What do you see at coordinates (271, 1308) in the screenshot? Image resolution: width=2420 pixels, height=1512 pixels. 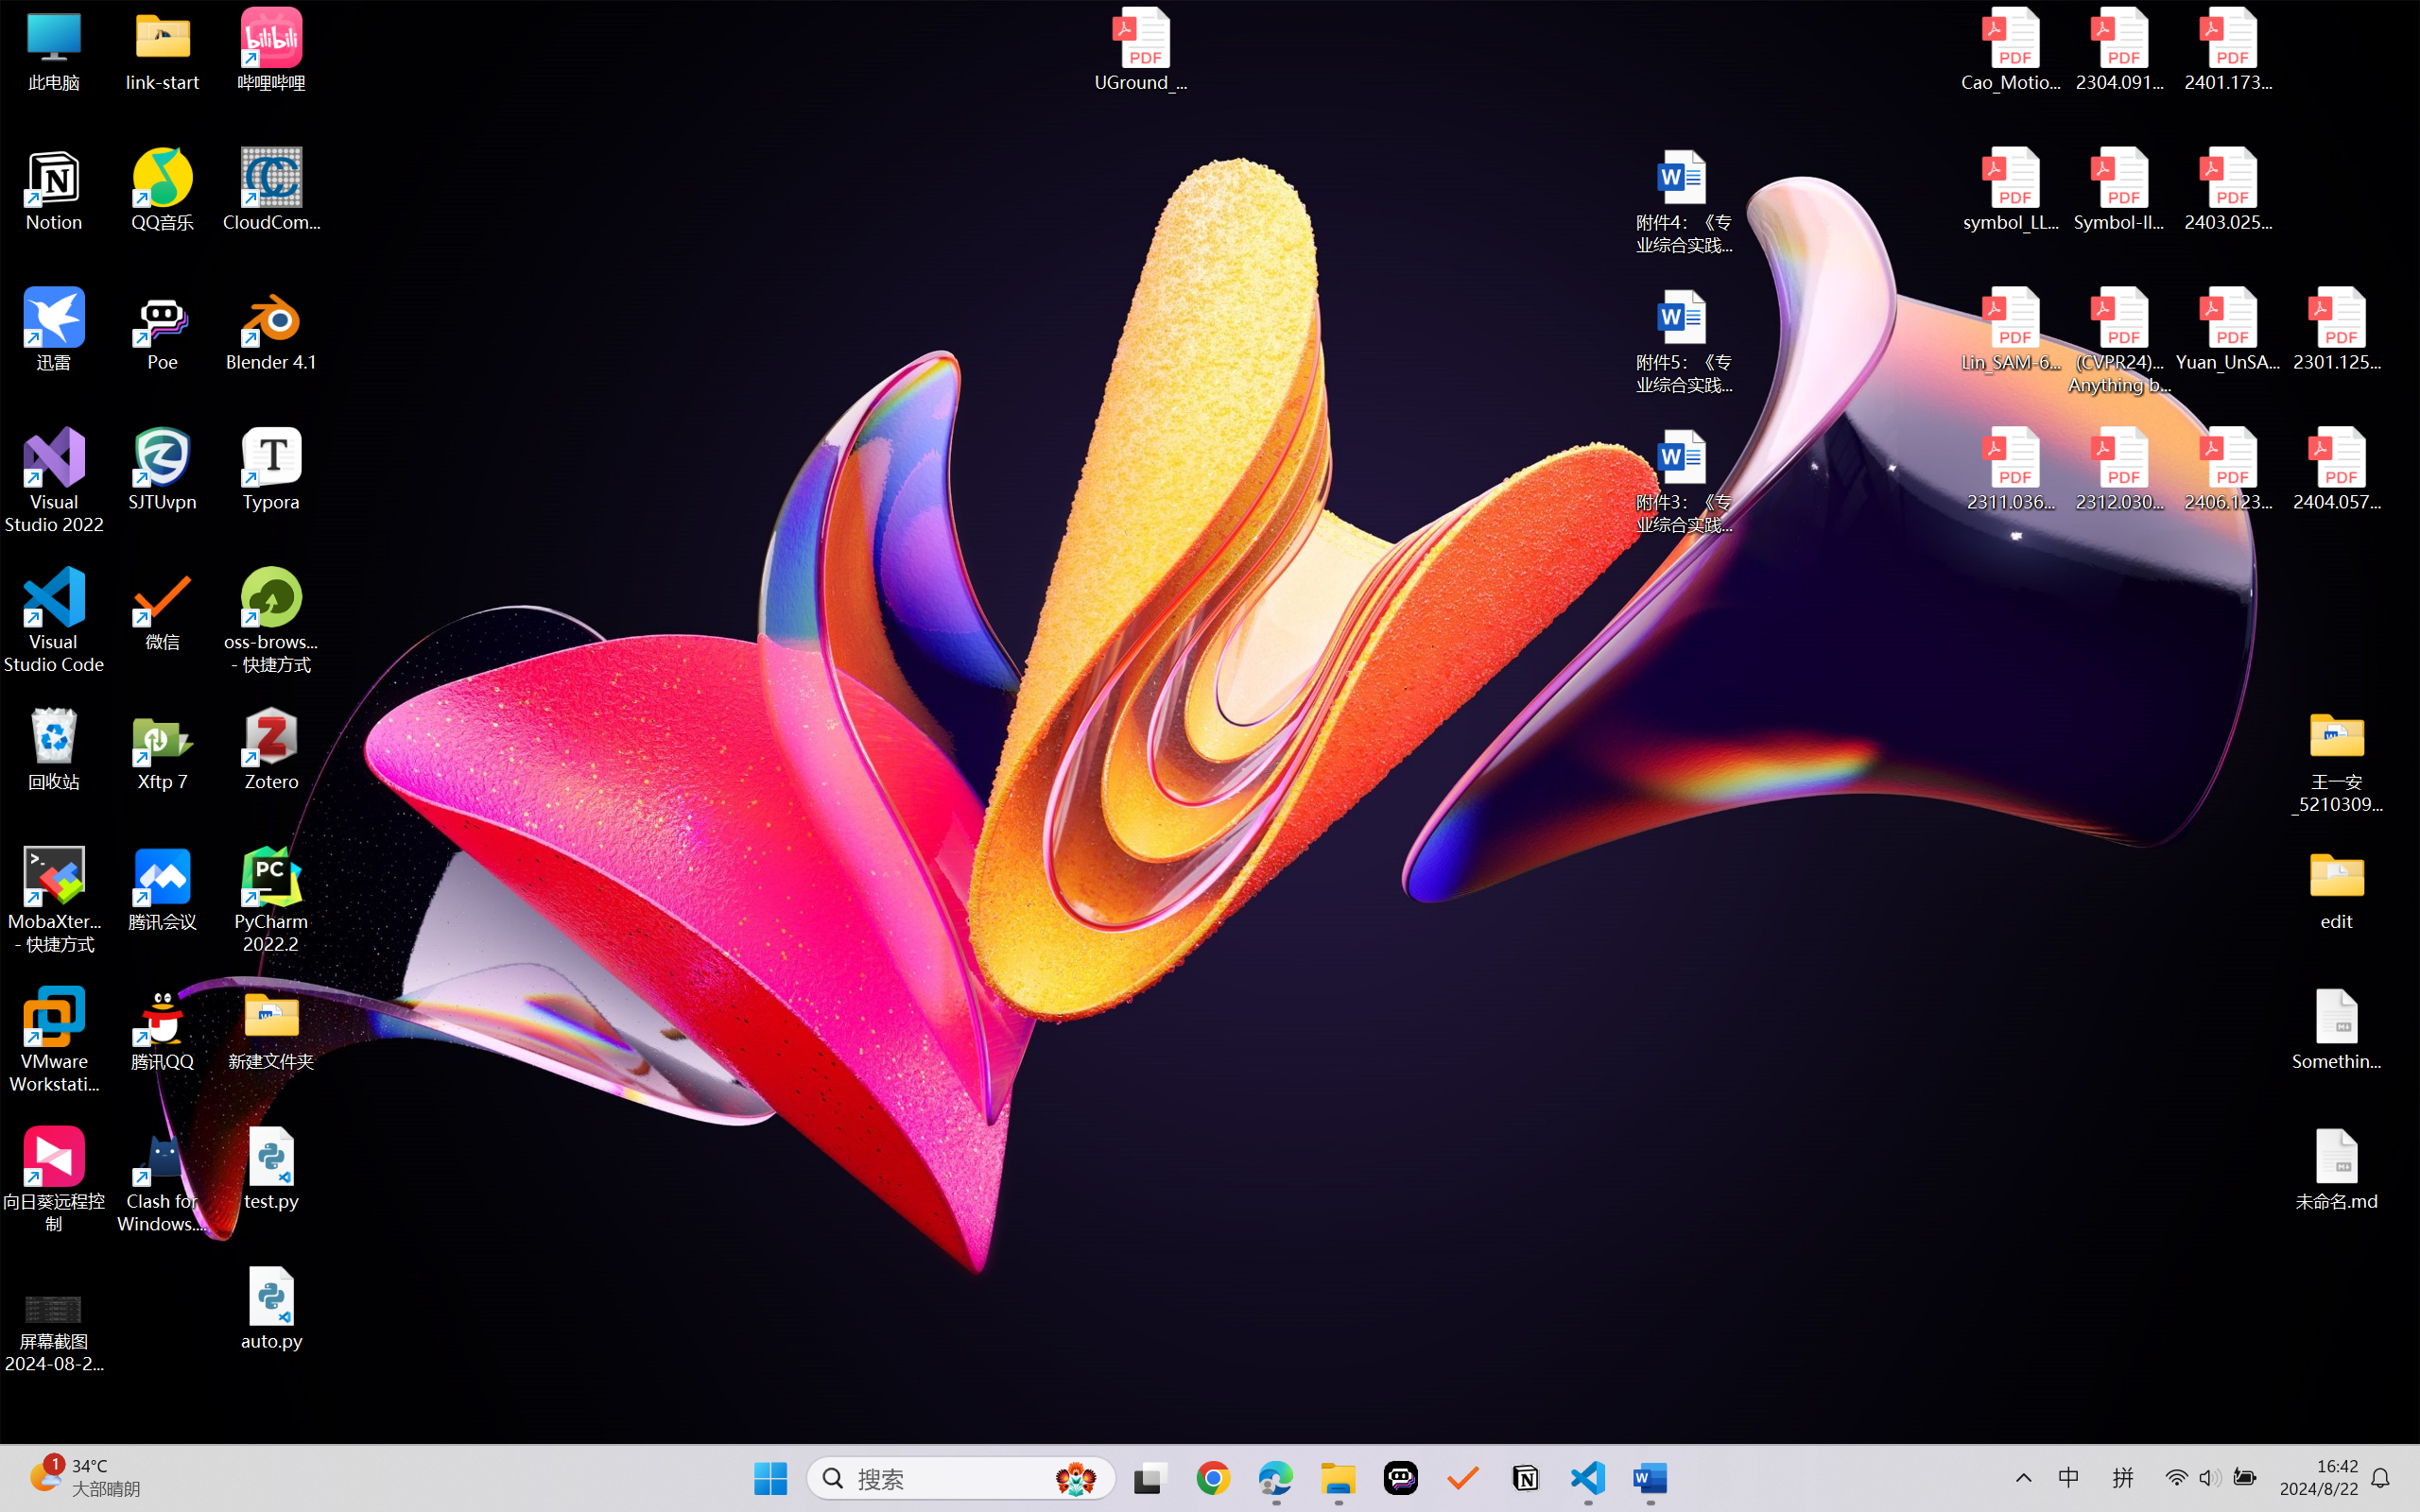 I see `'auto.py'` at bounding box center [271, 1308].